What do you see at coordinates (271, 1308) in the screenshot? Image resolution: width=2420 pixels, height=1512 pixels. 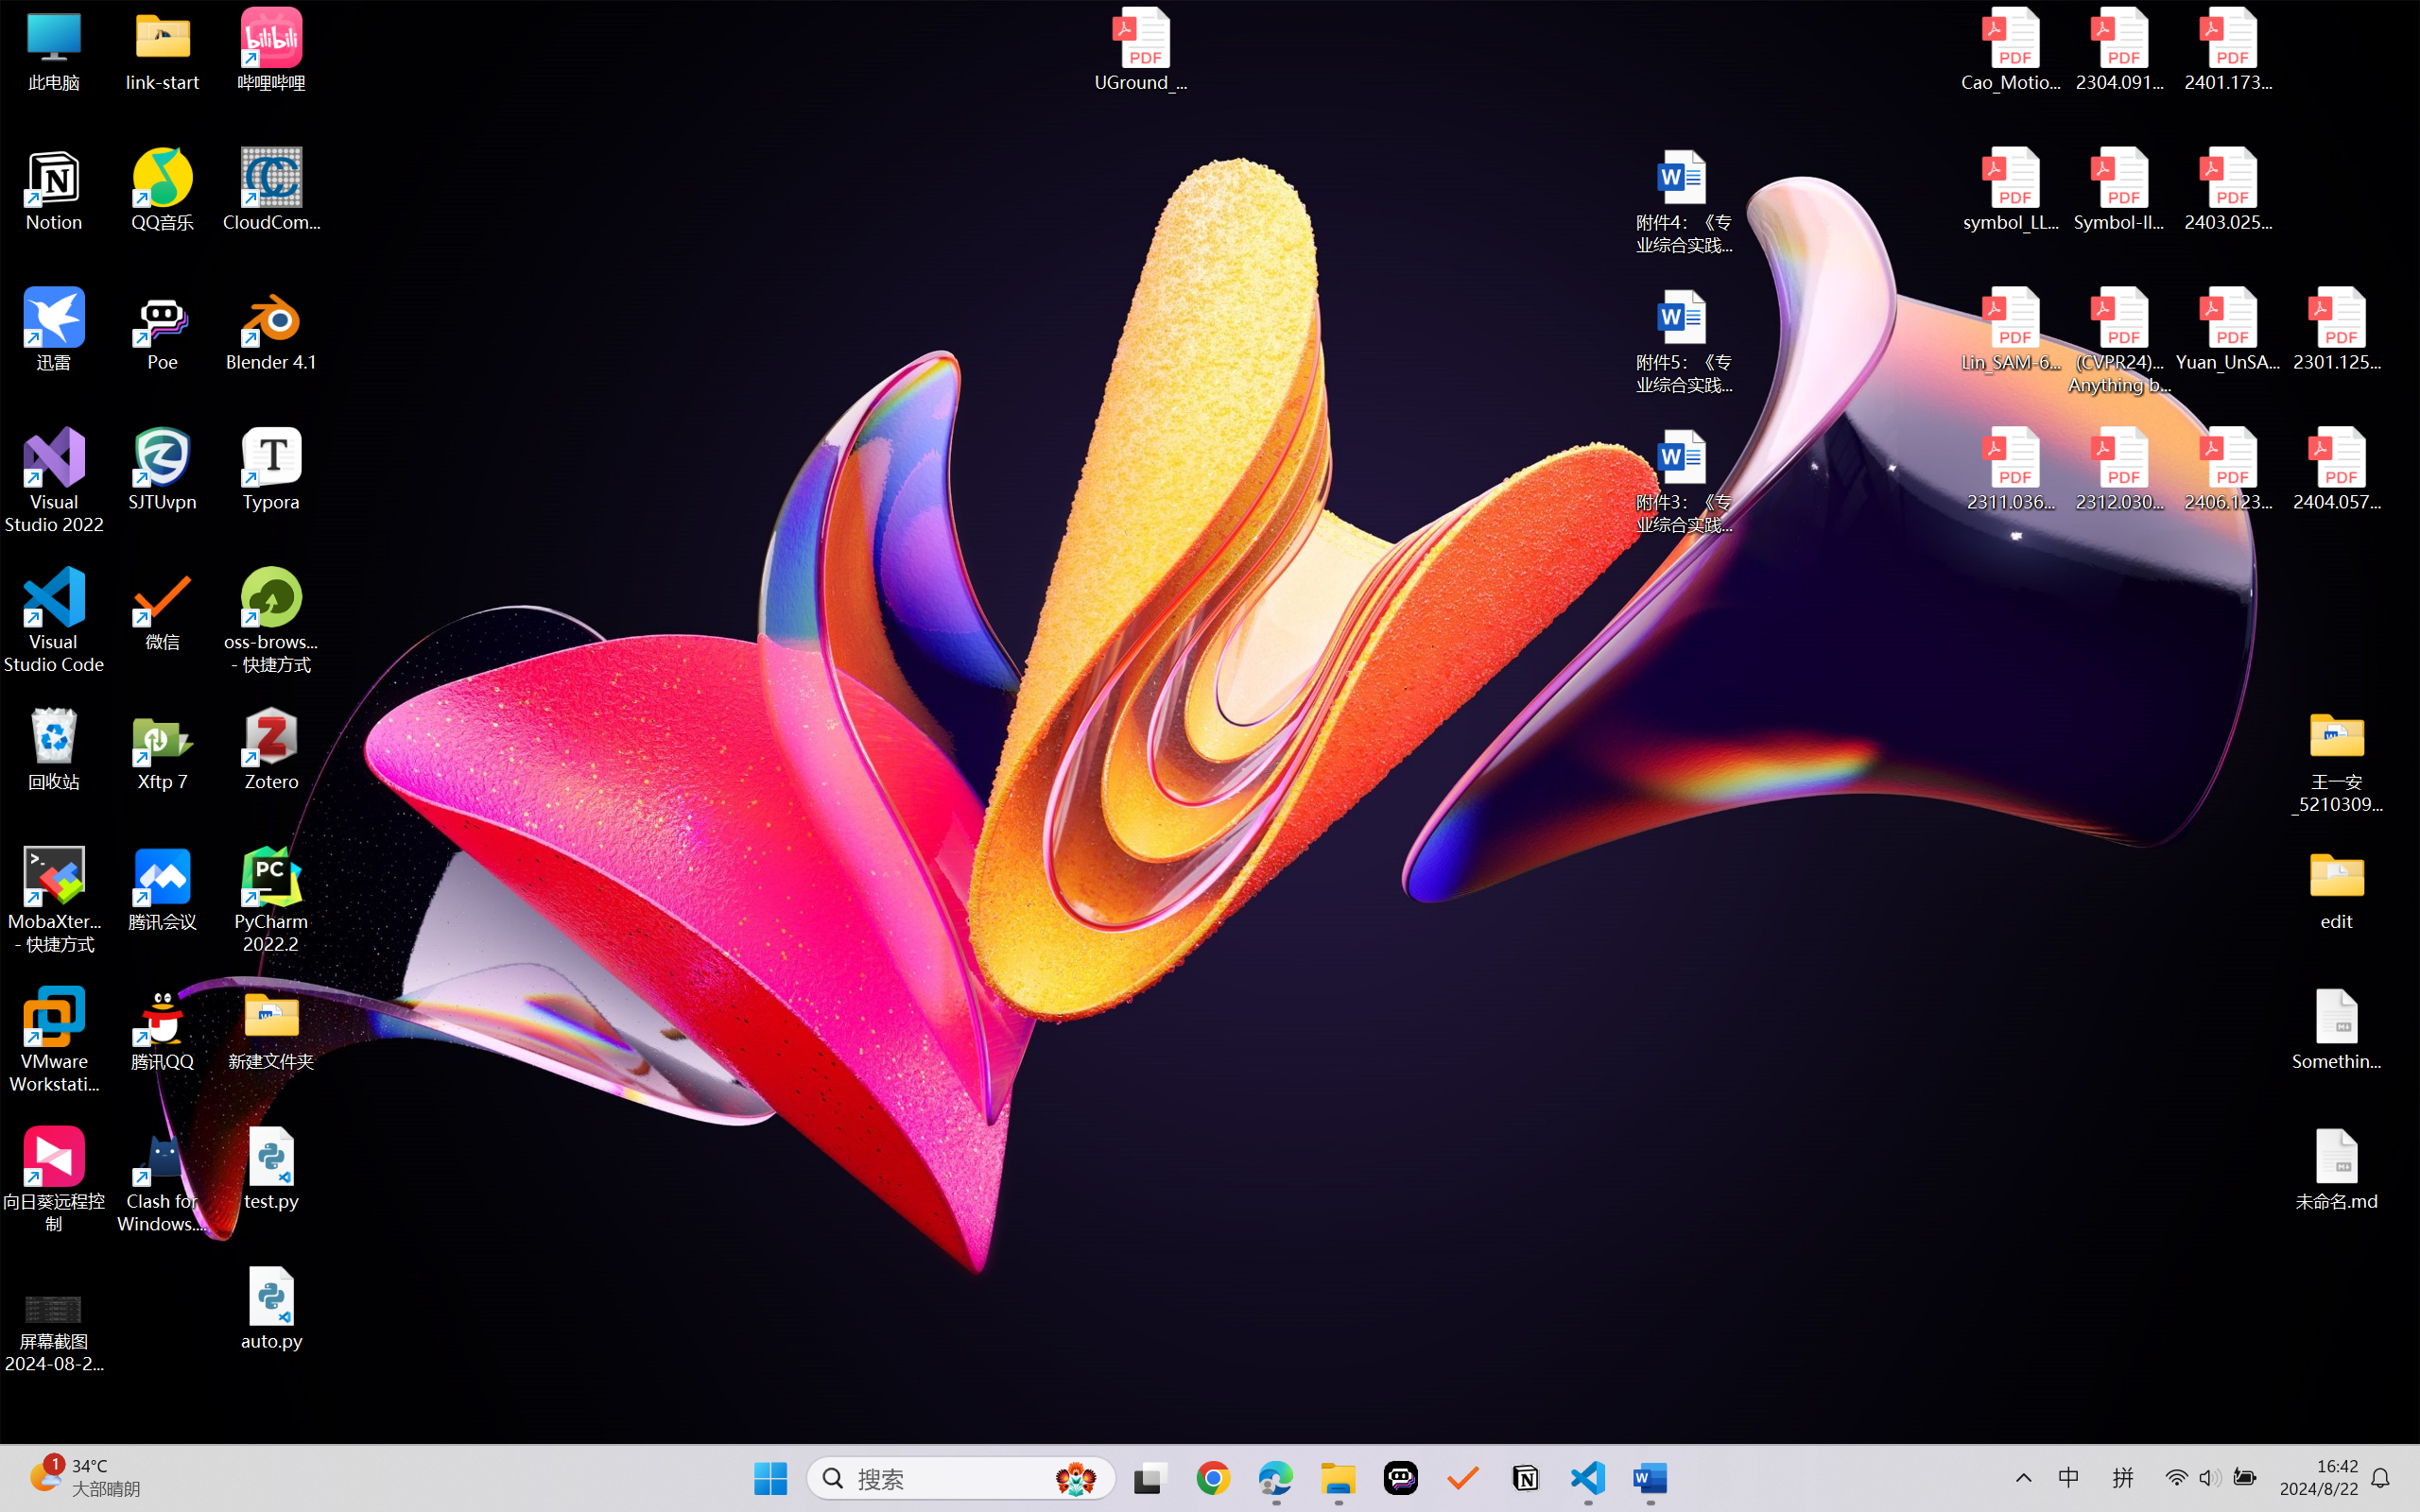 I see `'auto.py'` at bounding box center [271, 1308].